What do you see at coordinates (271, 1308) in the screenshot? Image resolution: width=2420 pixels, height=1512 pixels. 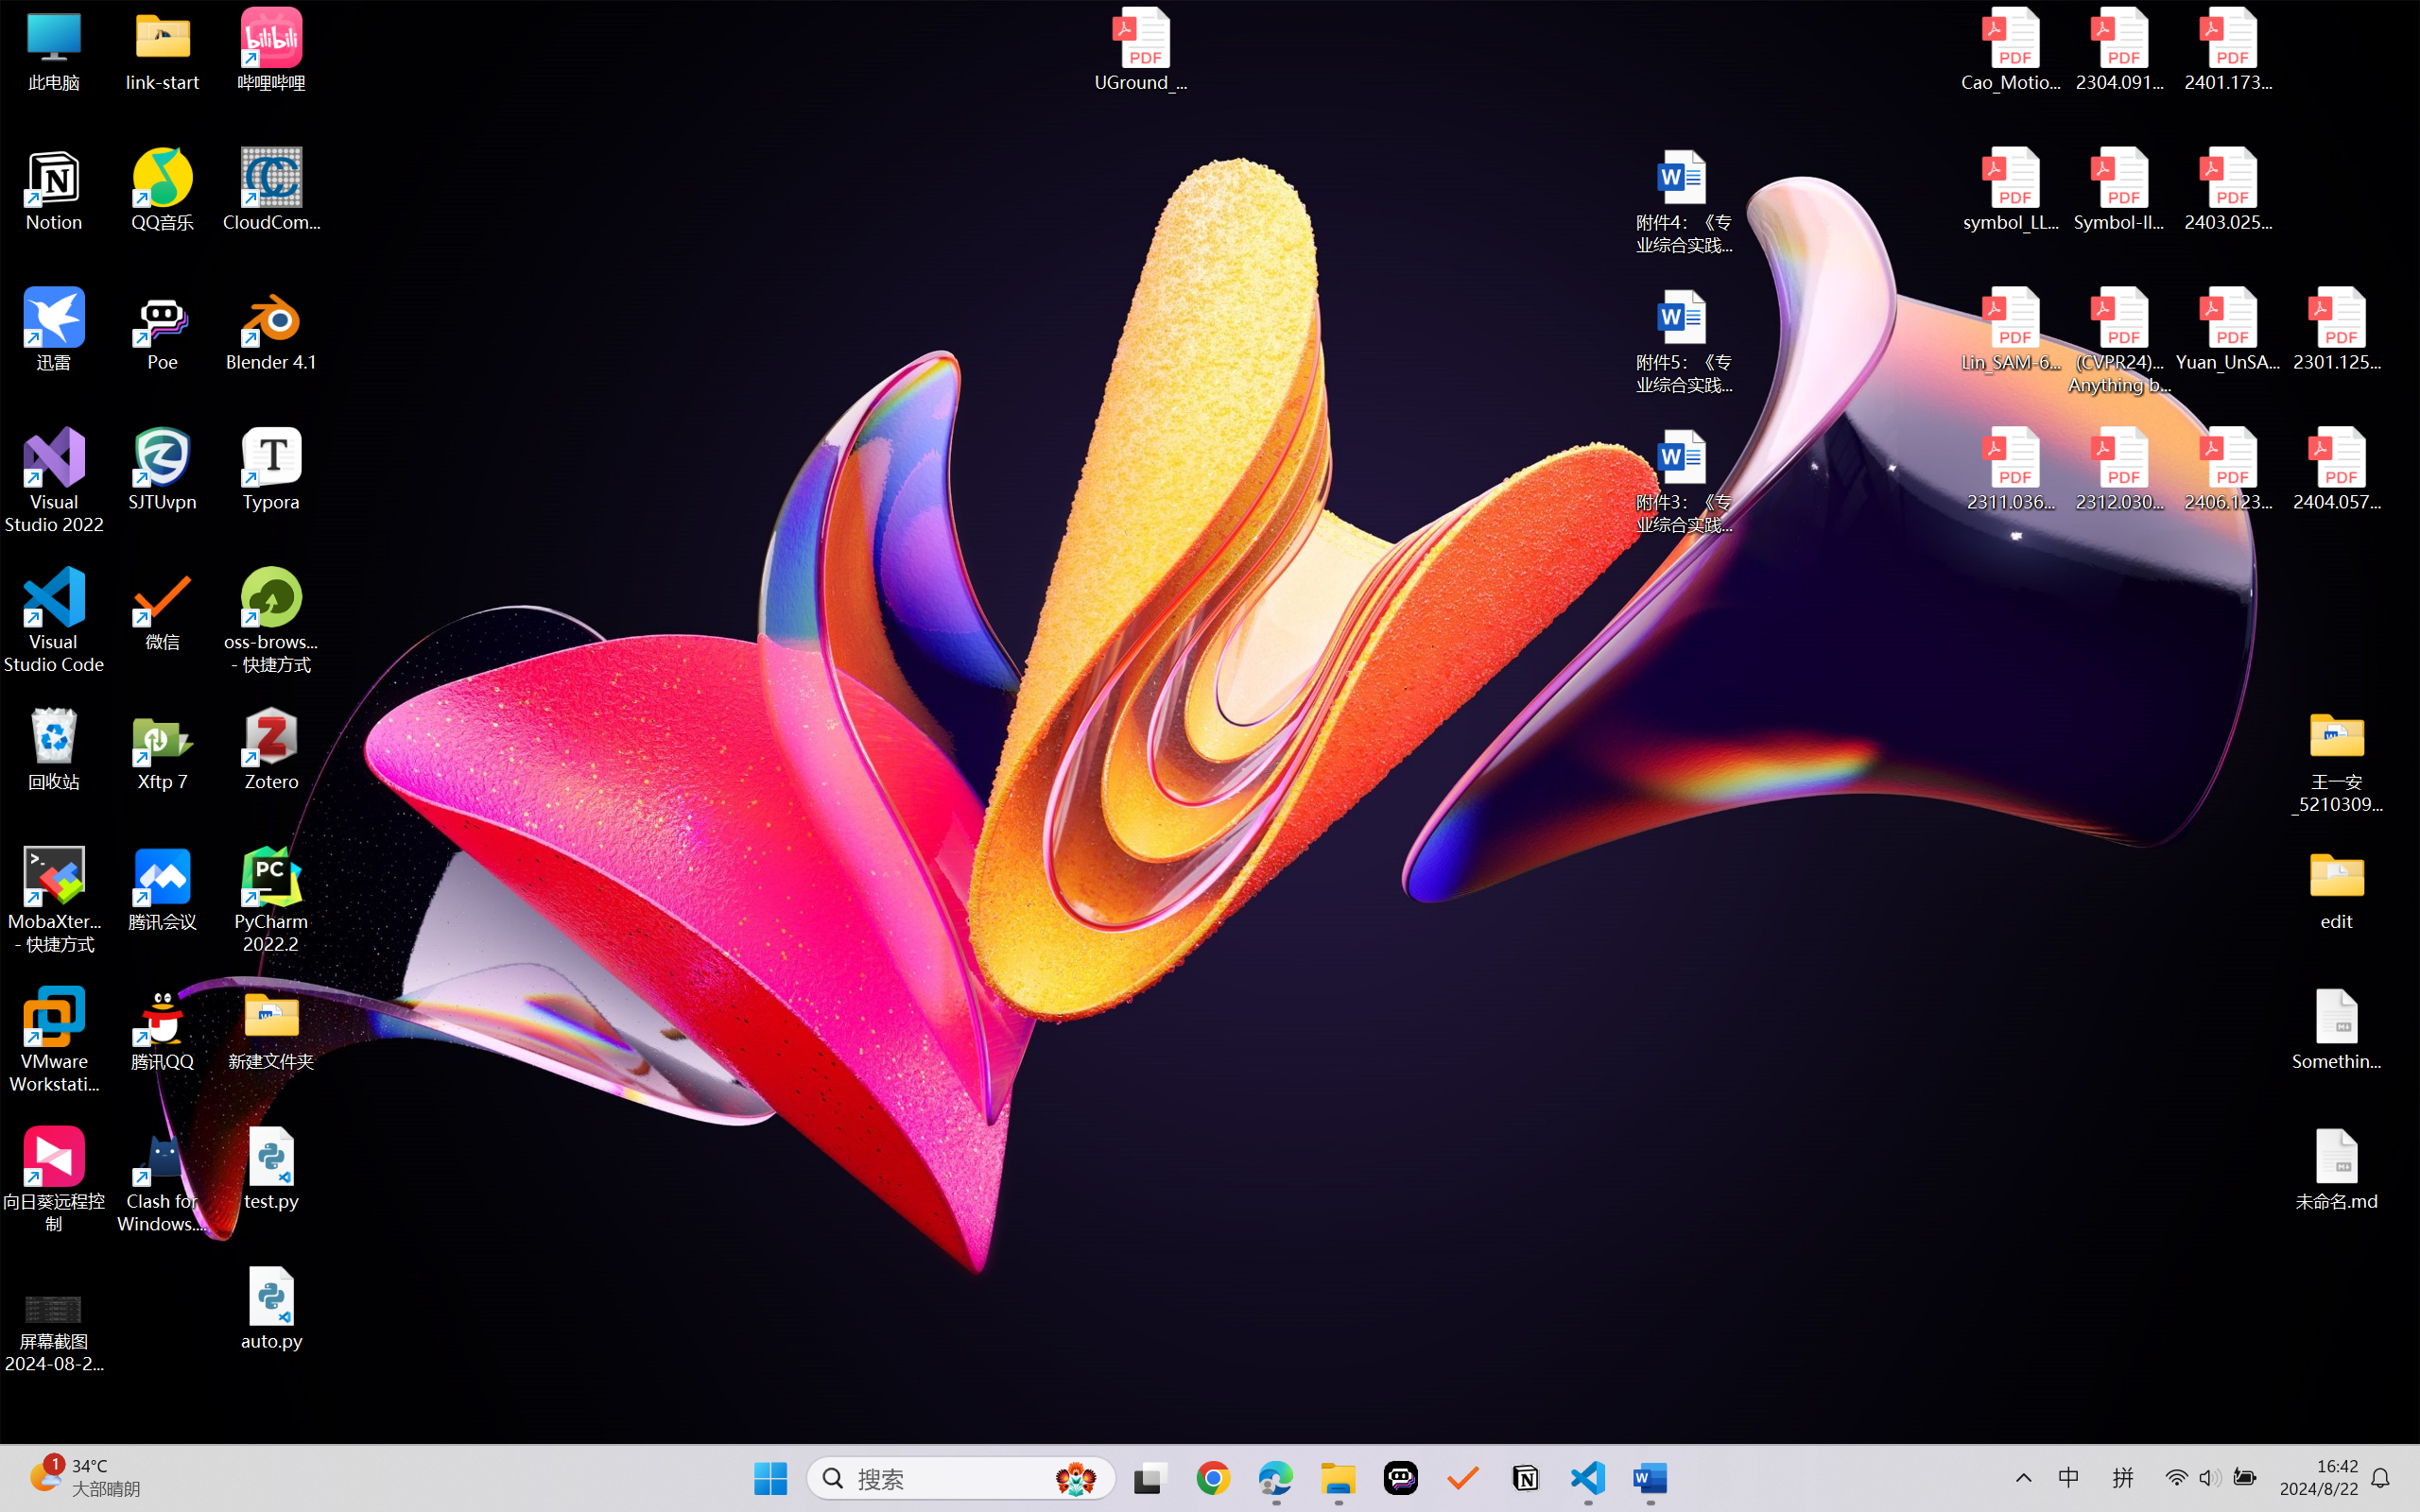 I see `'auto.py'` at bounding box center [271, 1308].